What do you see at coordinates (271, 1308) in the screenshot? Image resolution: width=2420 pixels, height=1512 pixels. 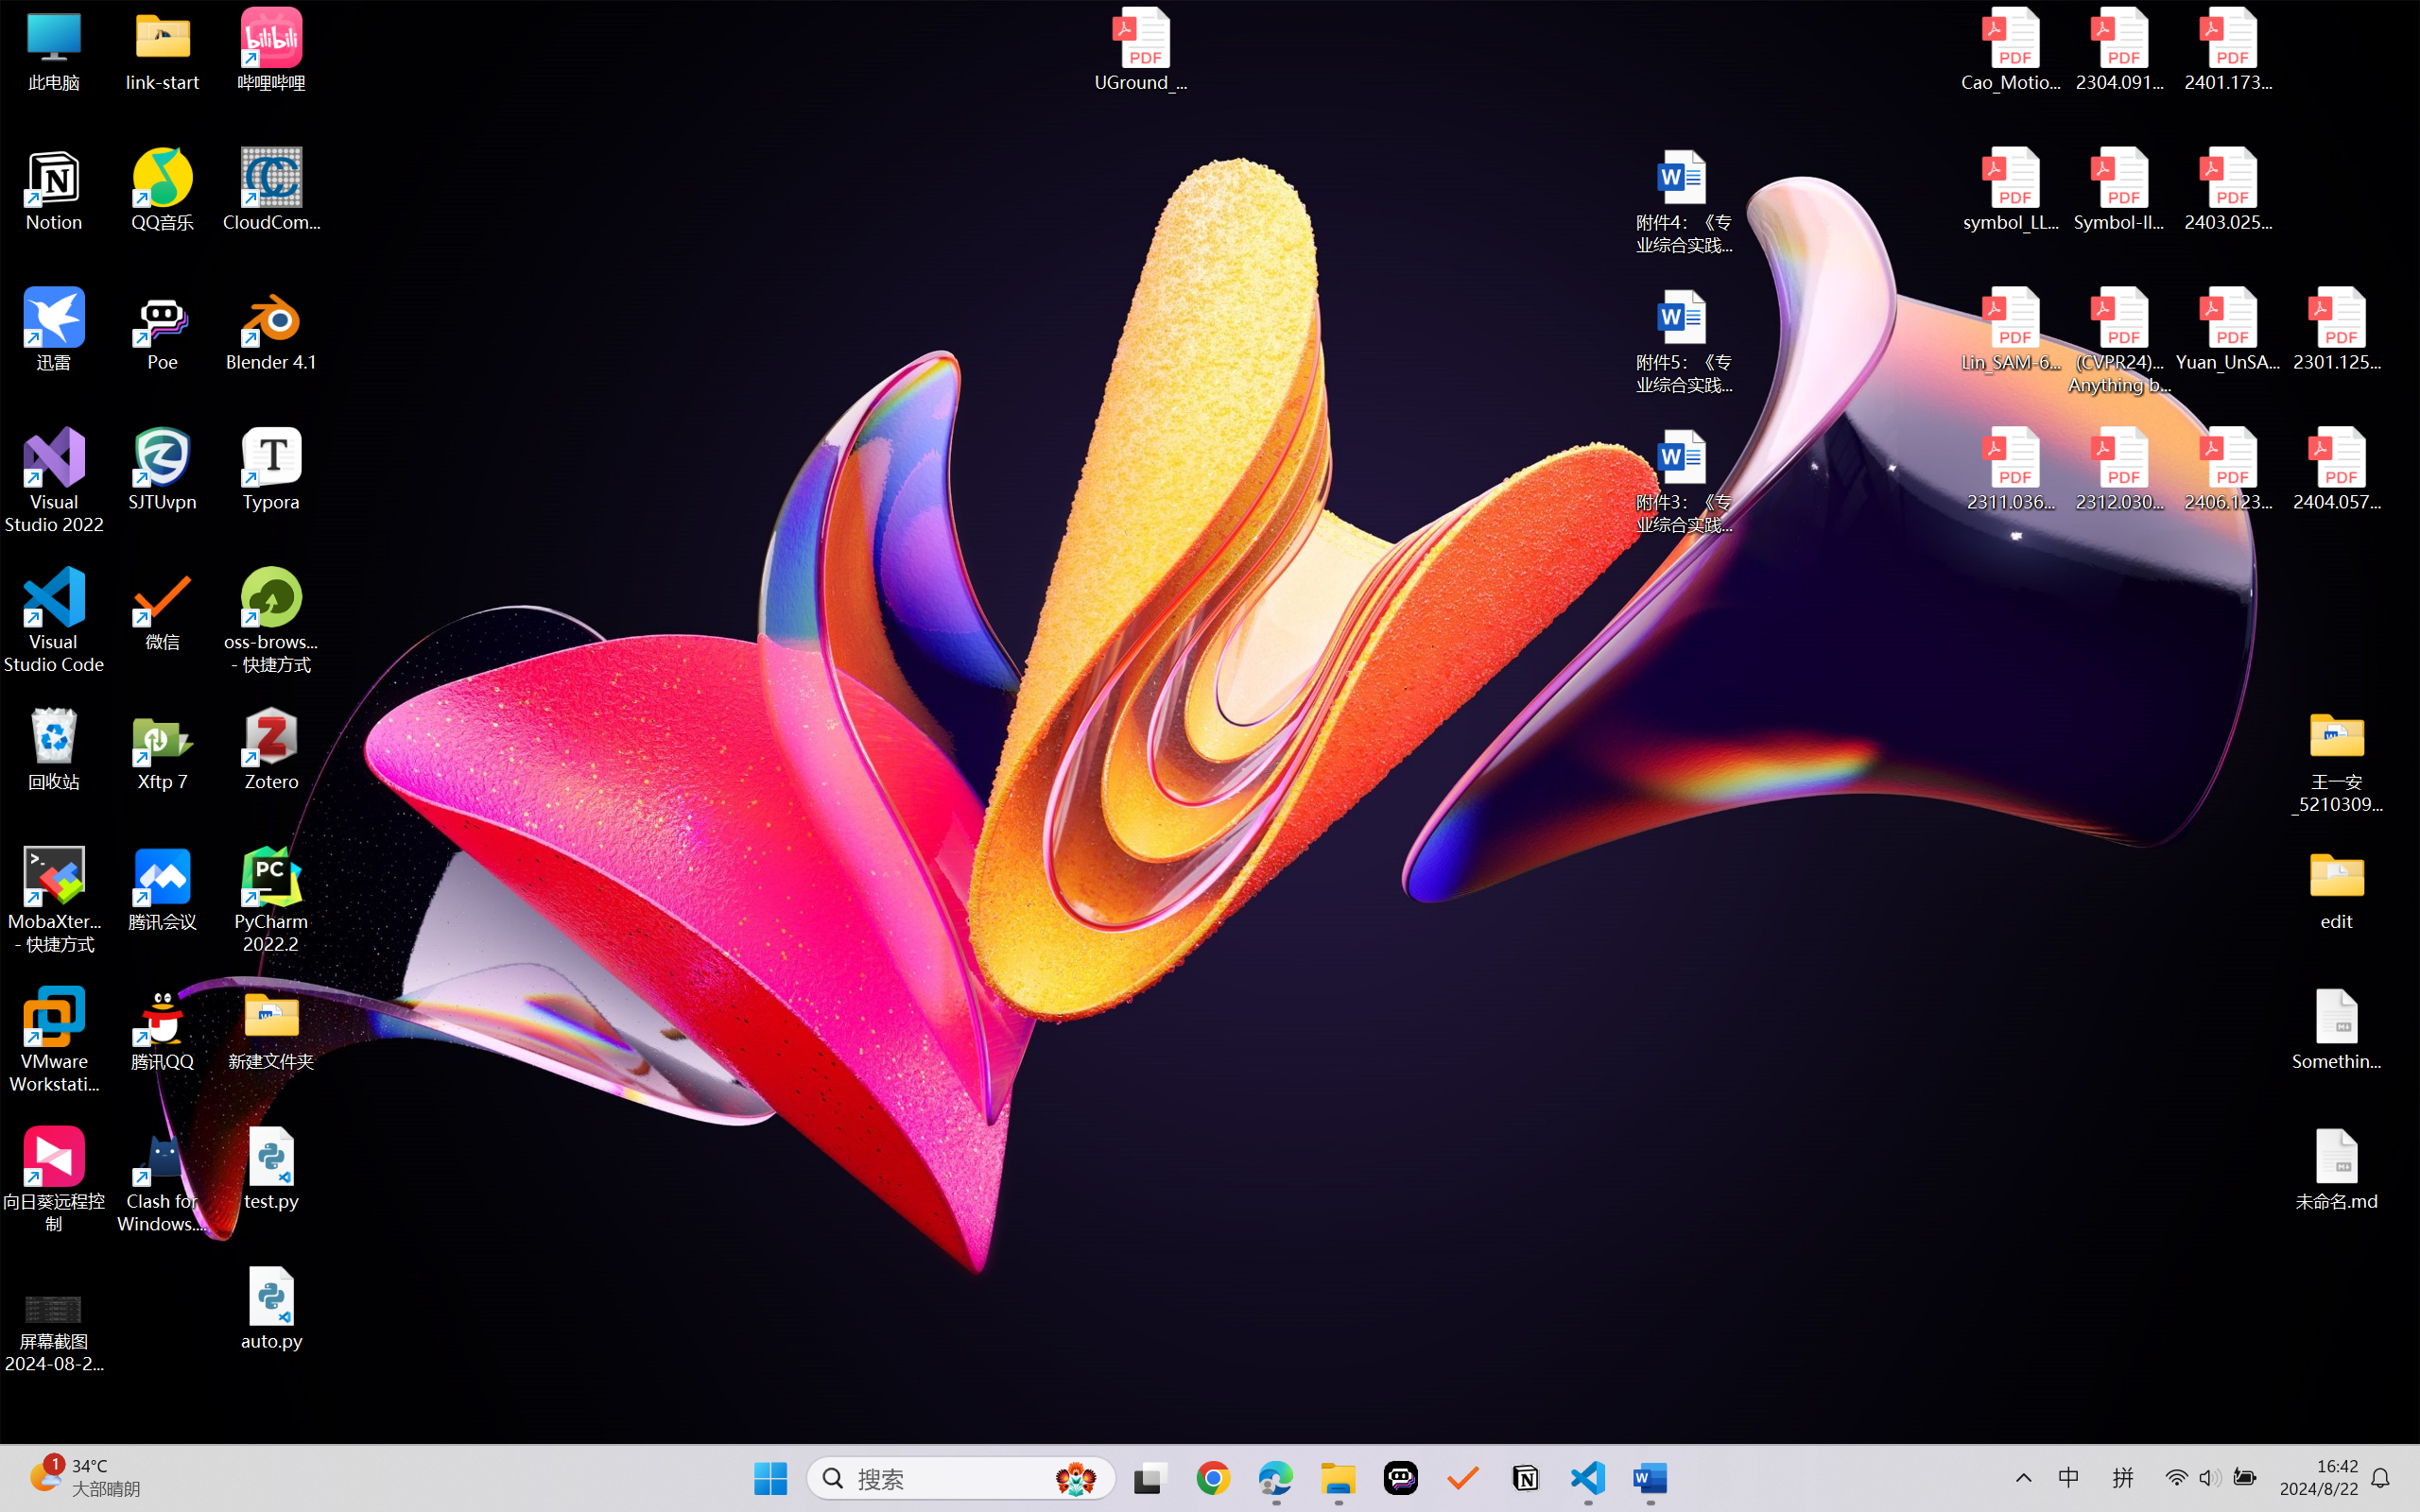 I see `'auto.py'` at bounding box center [271, 1308].